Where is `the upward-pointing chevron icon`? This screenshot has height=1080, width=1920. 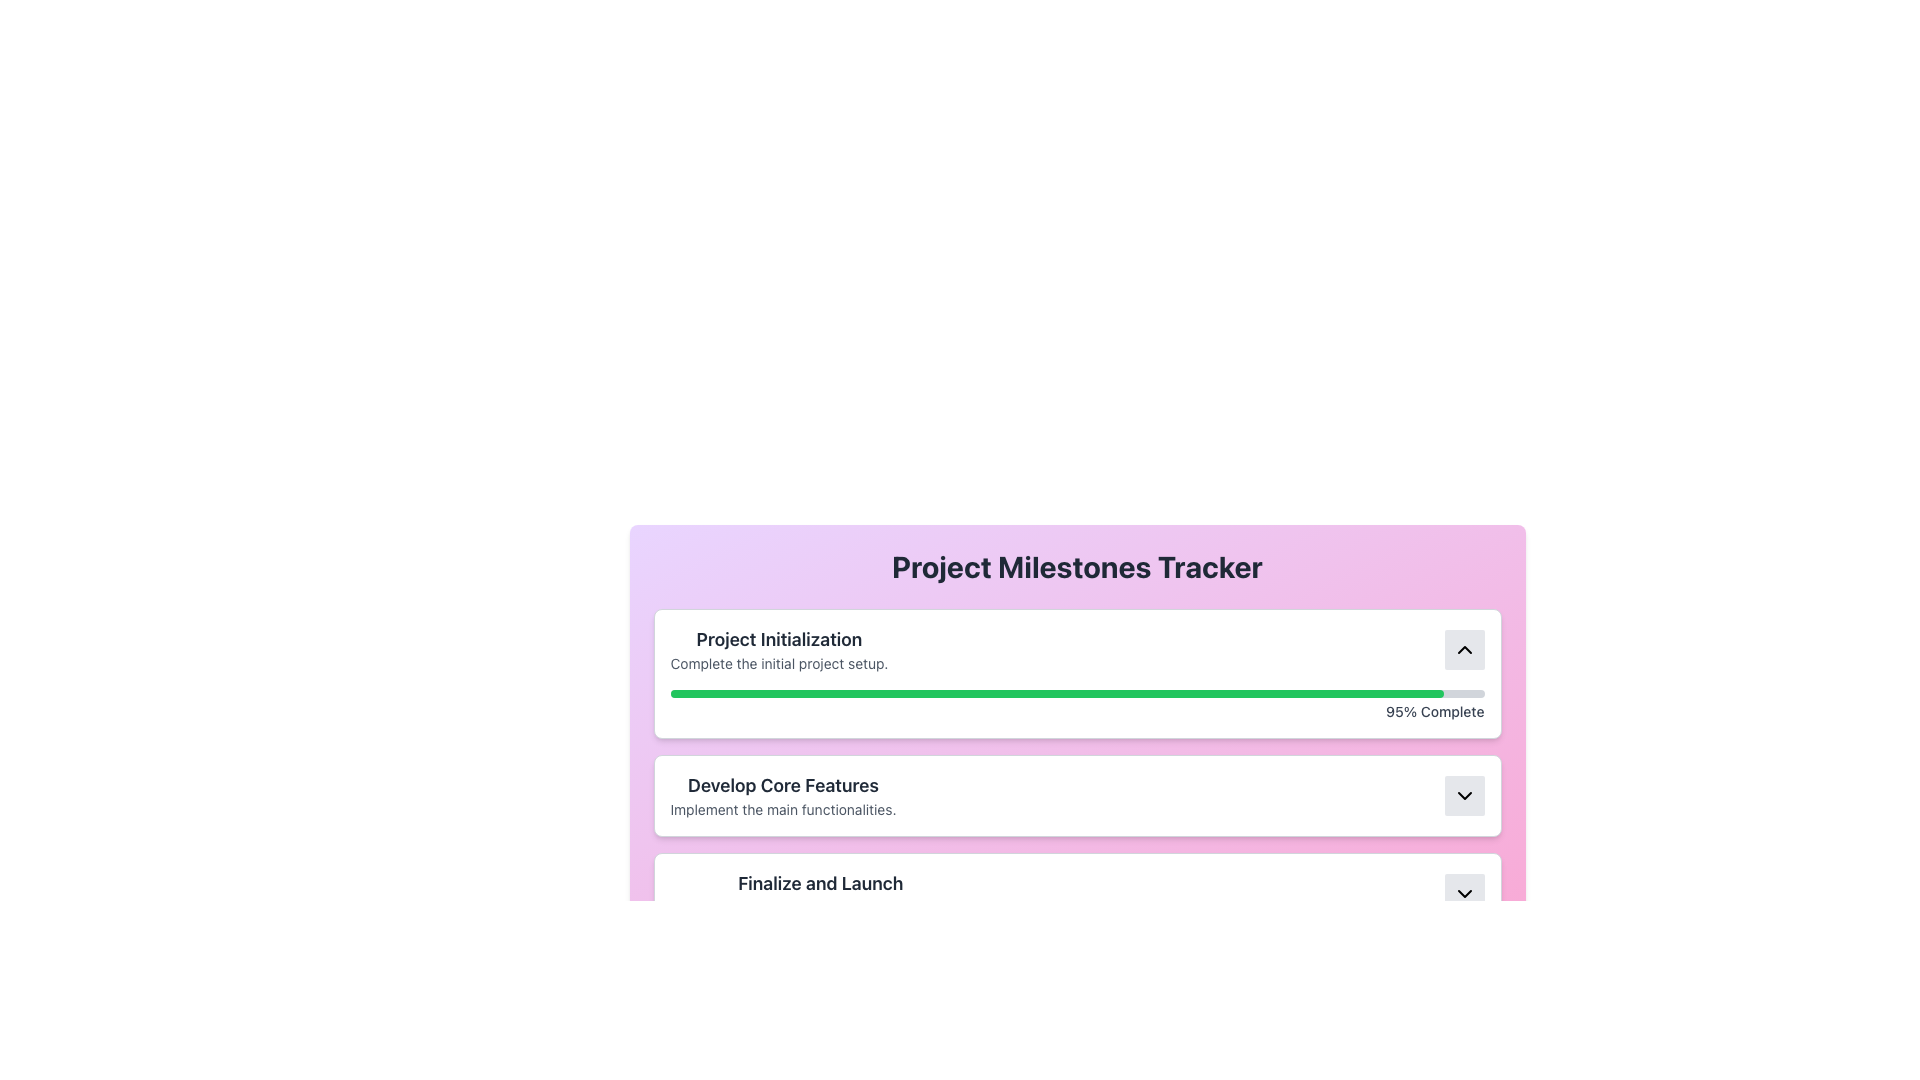 the upward-pointing chevron icon is located at coordinates (1464, 650).